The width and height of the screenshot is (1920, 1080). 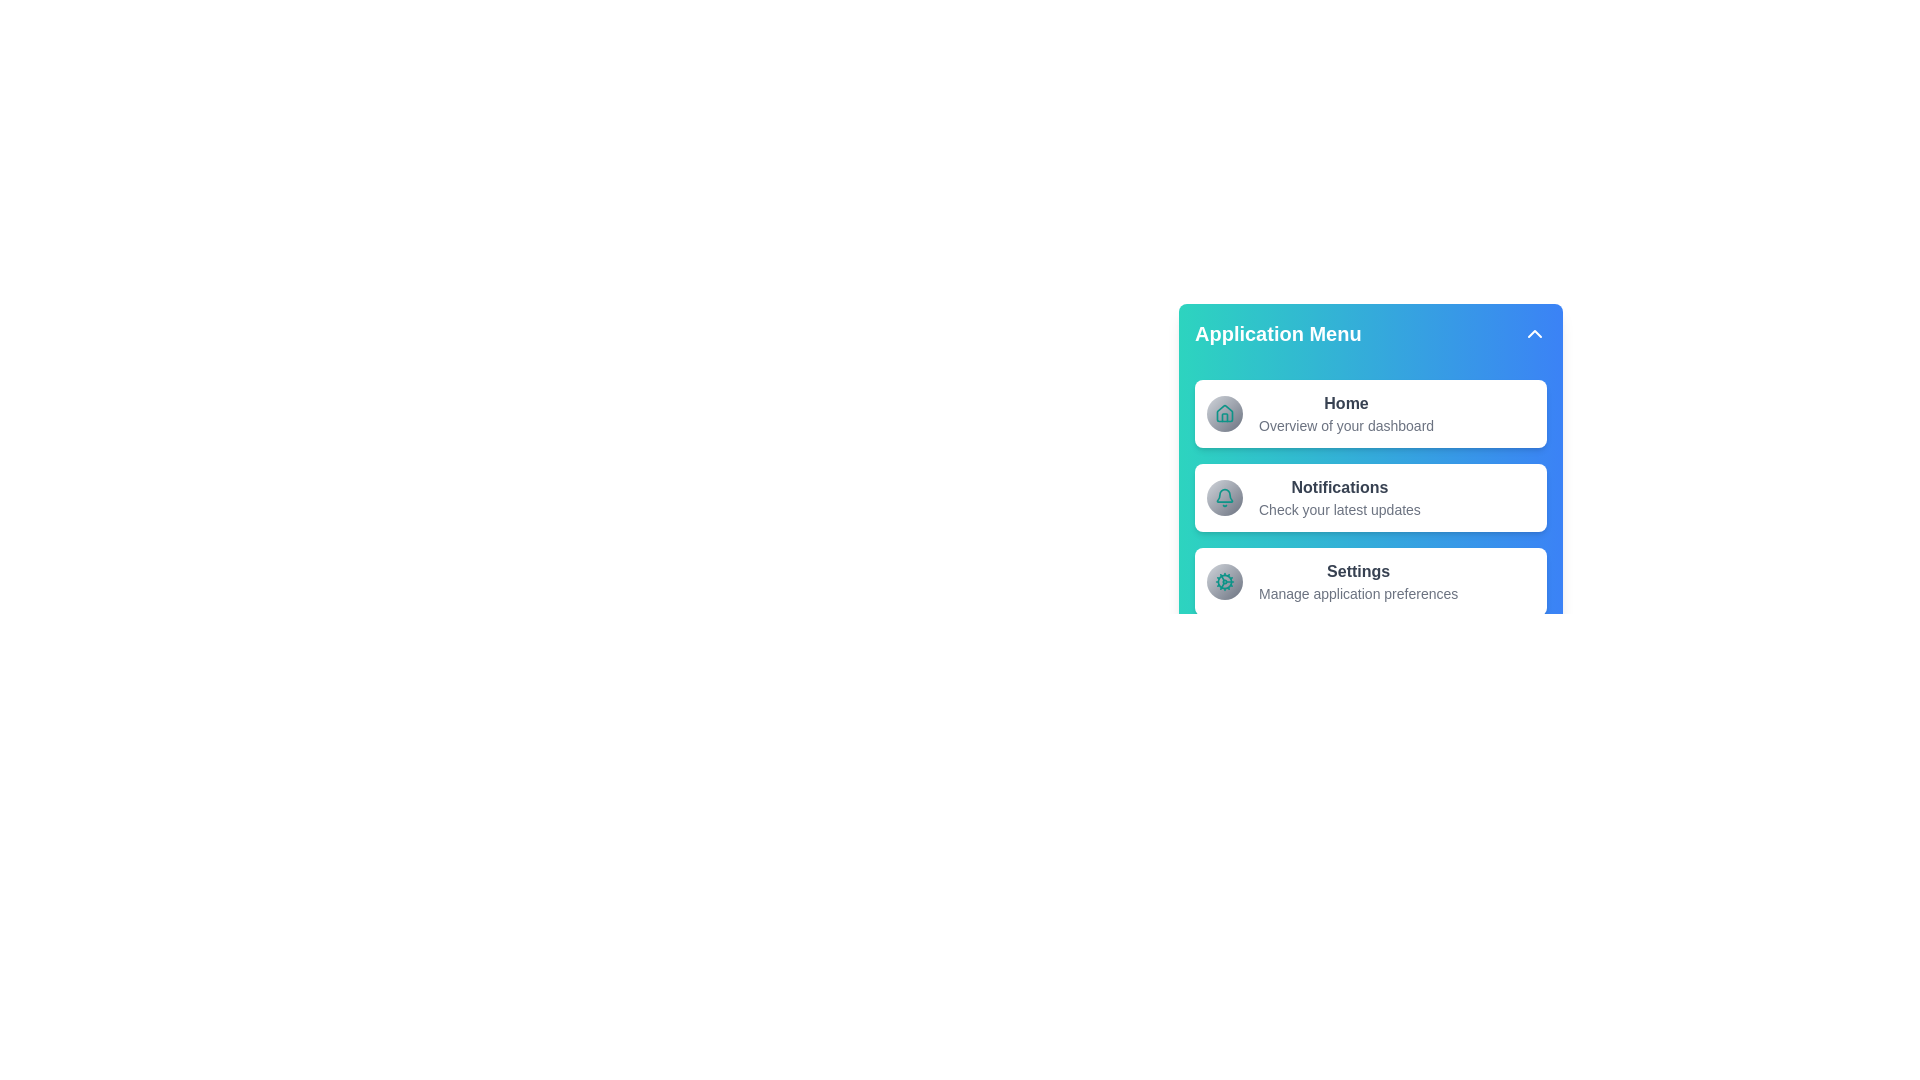 What do you see at coordinates (1257, 571) in the screenshot?
I see `the menu item Settings and read its description` at bounding box center [1257, 571].